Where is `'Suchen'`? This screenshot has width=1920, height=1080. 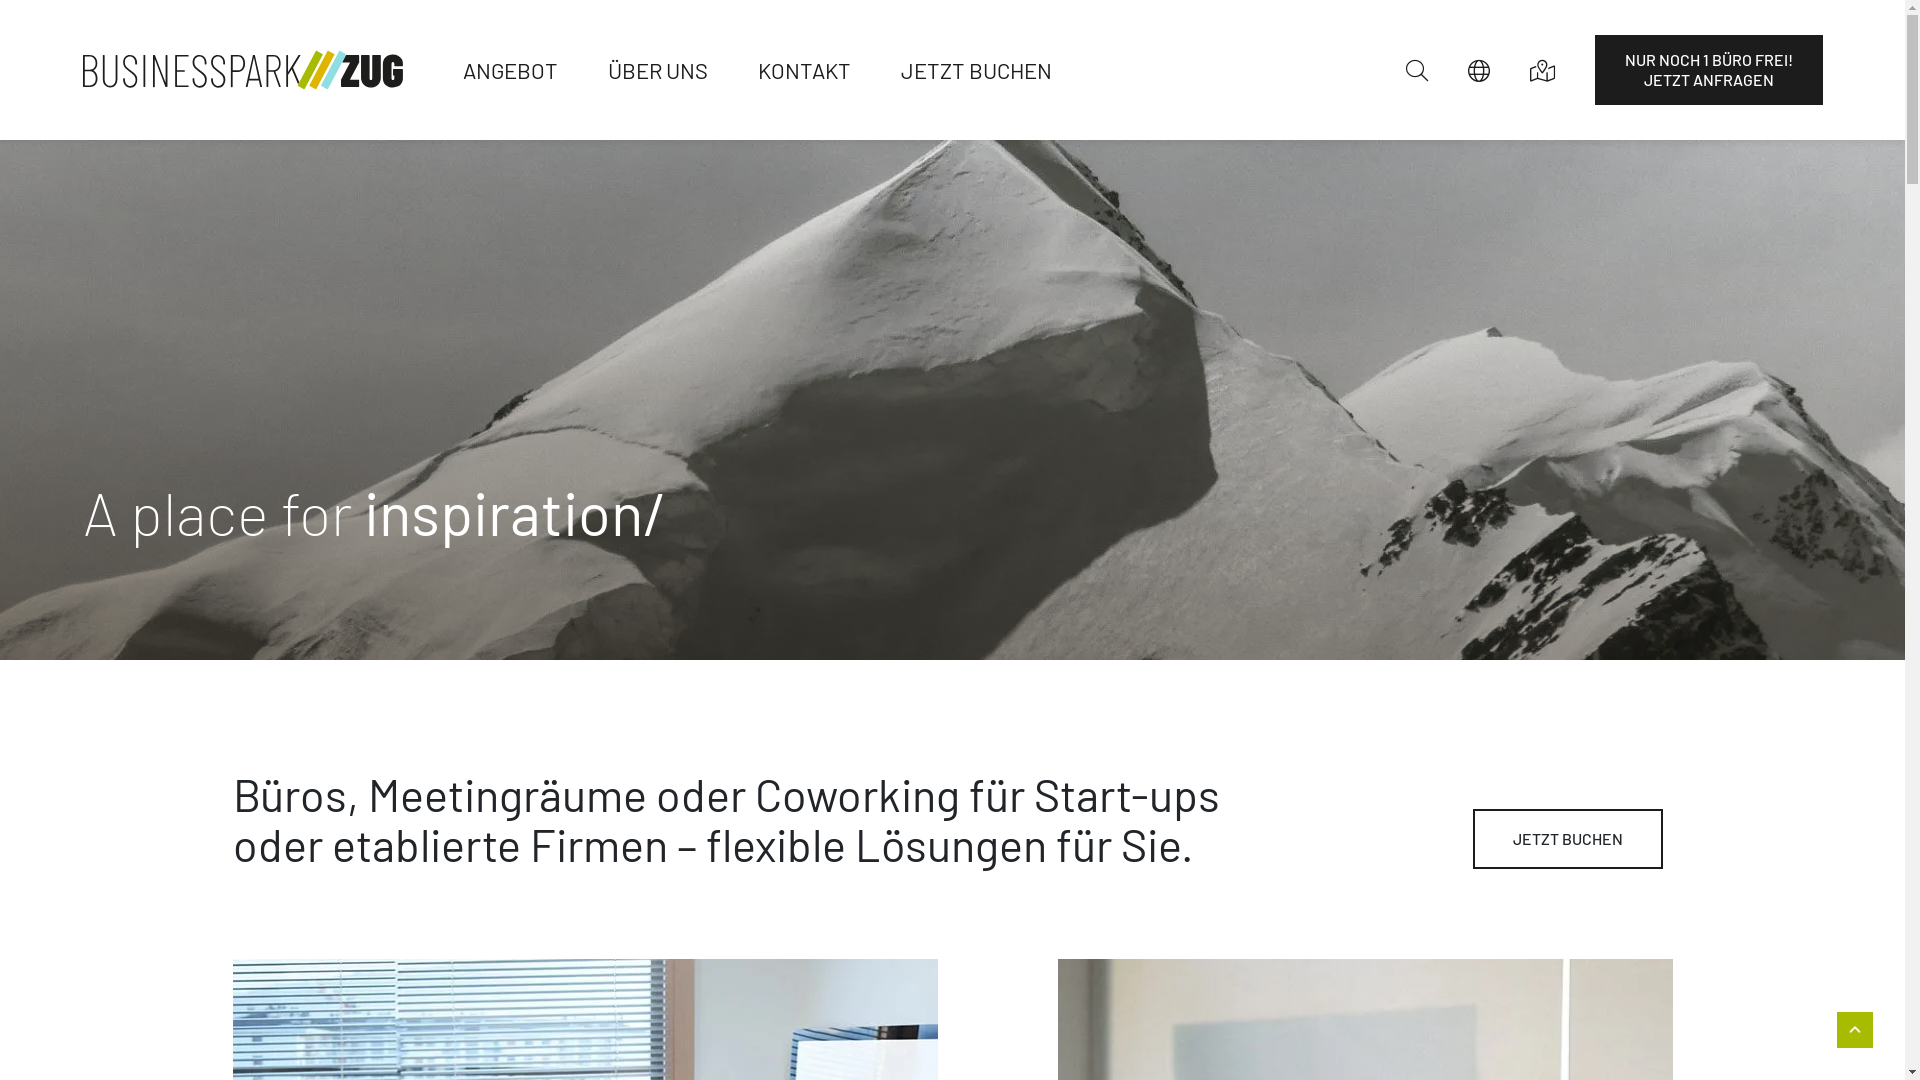
'Suchen' is located at coordinates (1405, 69).